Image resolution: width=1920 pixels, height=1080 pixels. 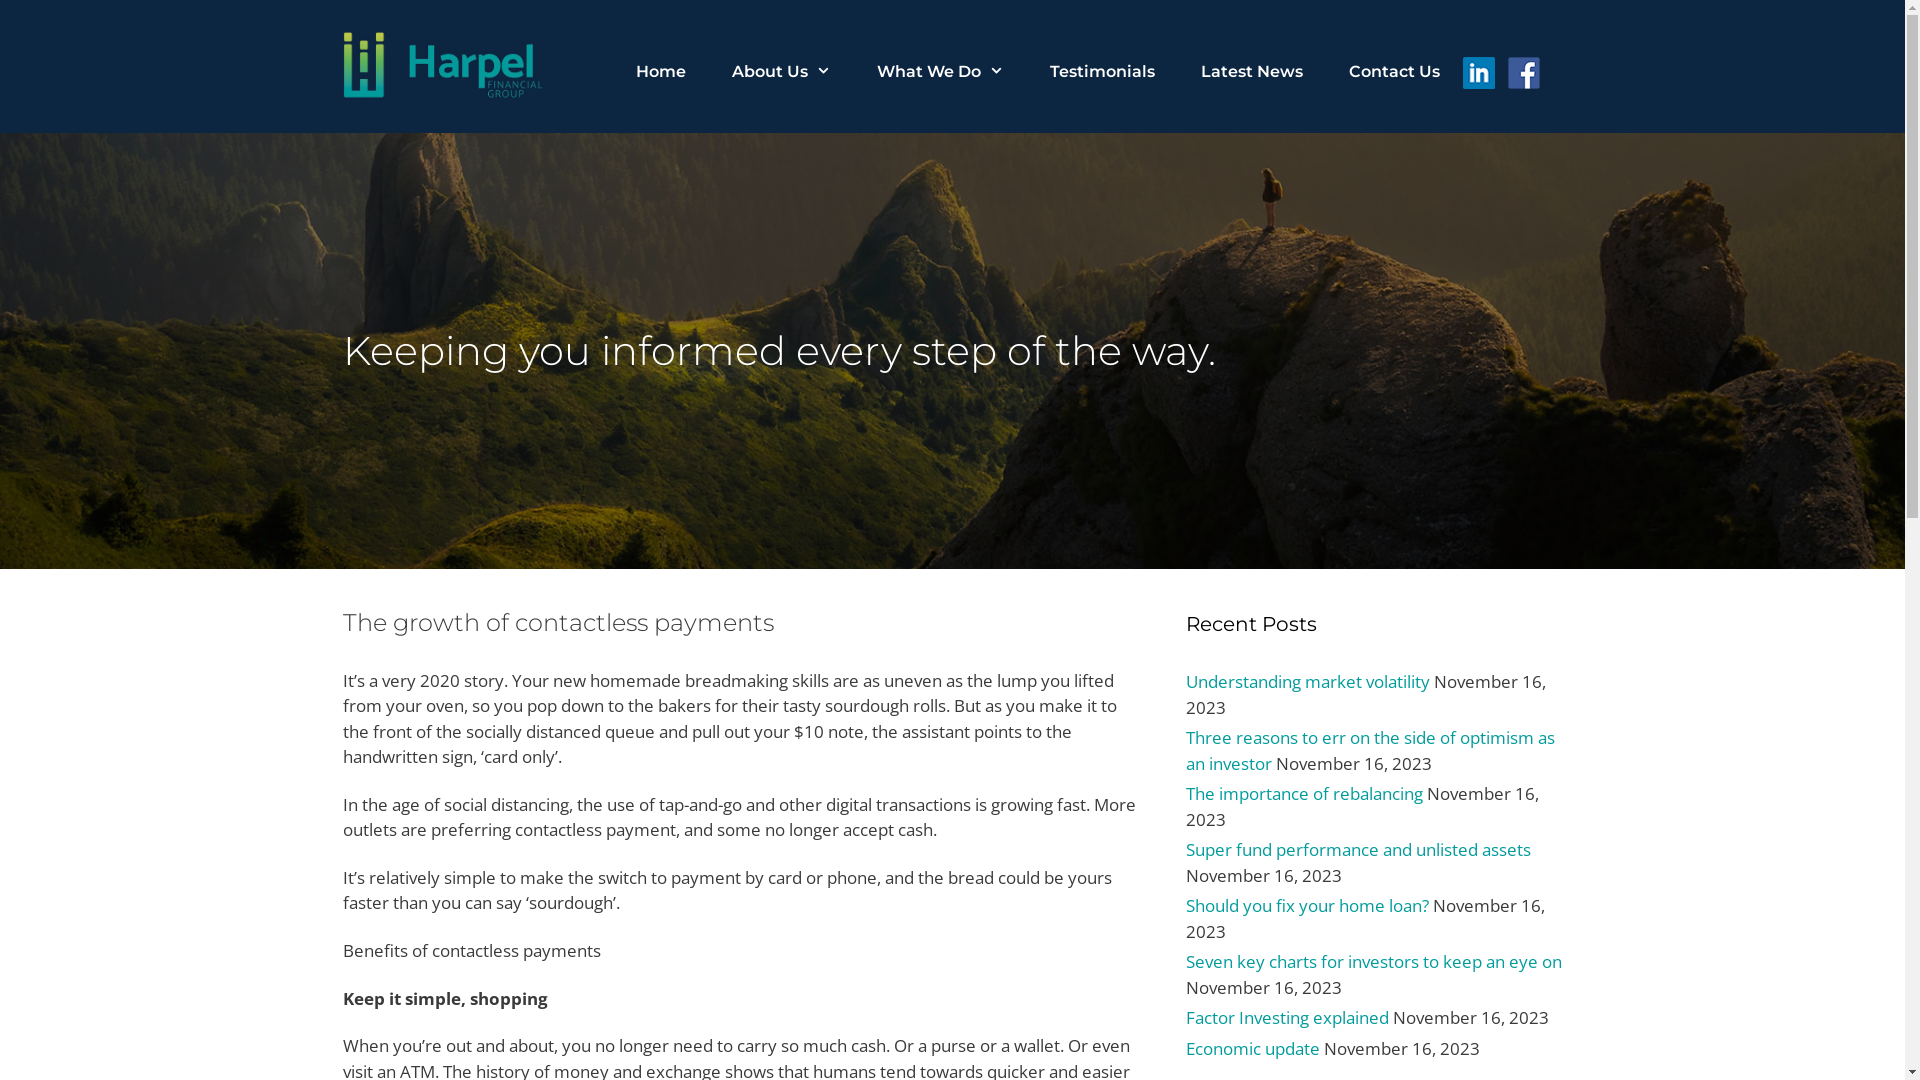 I want to click on 'Should you fix your home loan?', so click(x=1307, y=905).